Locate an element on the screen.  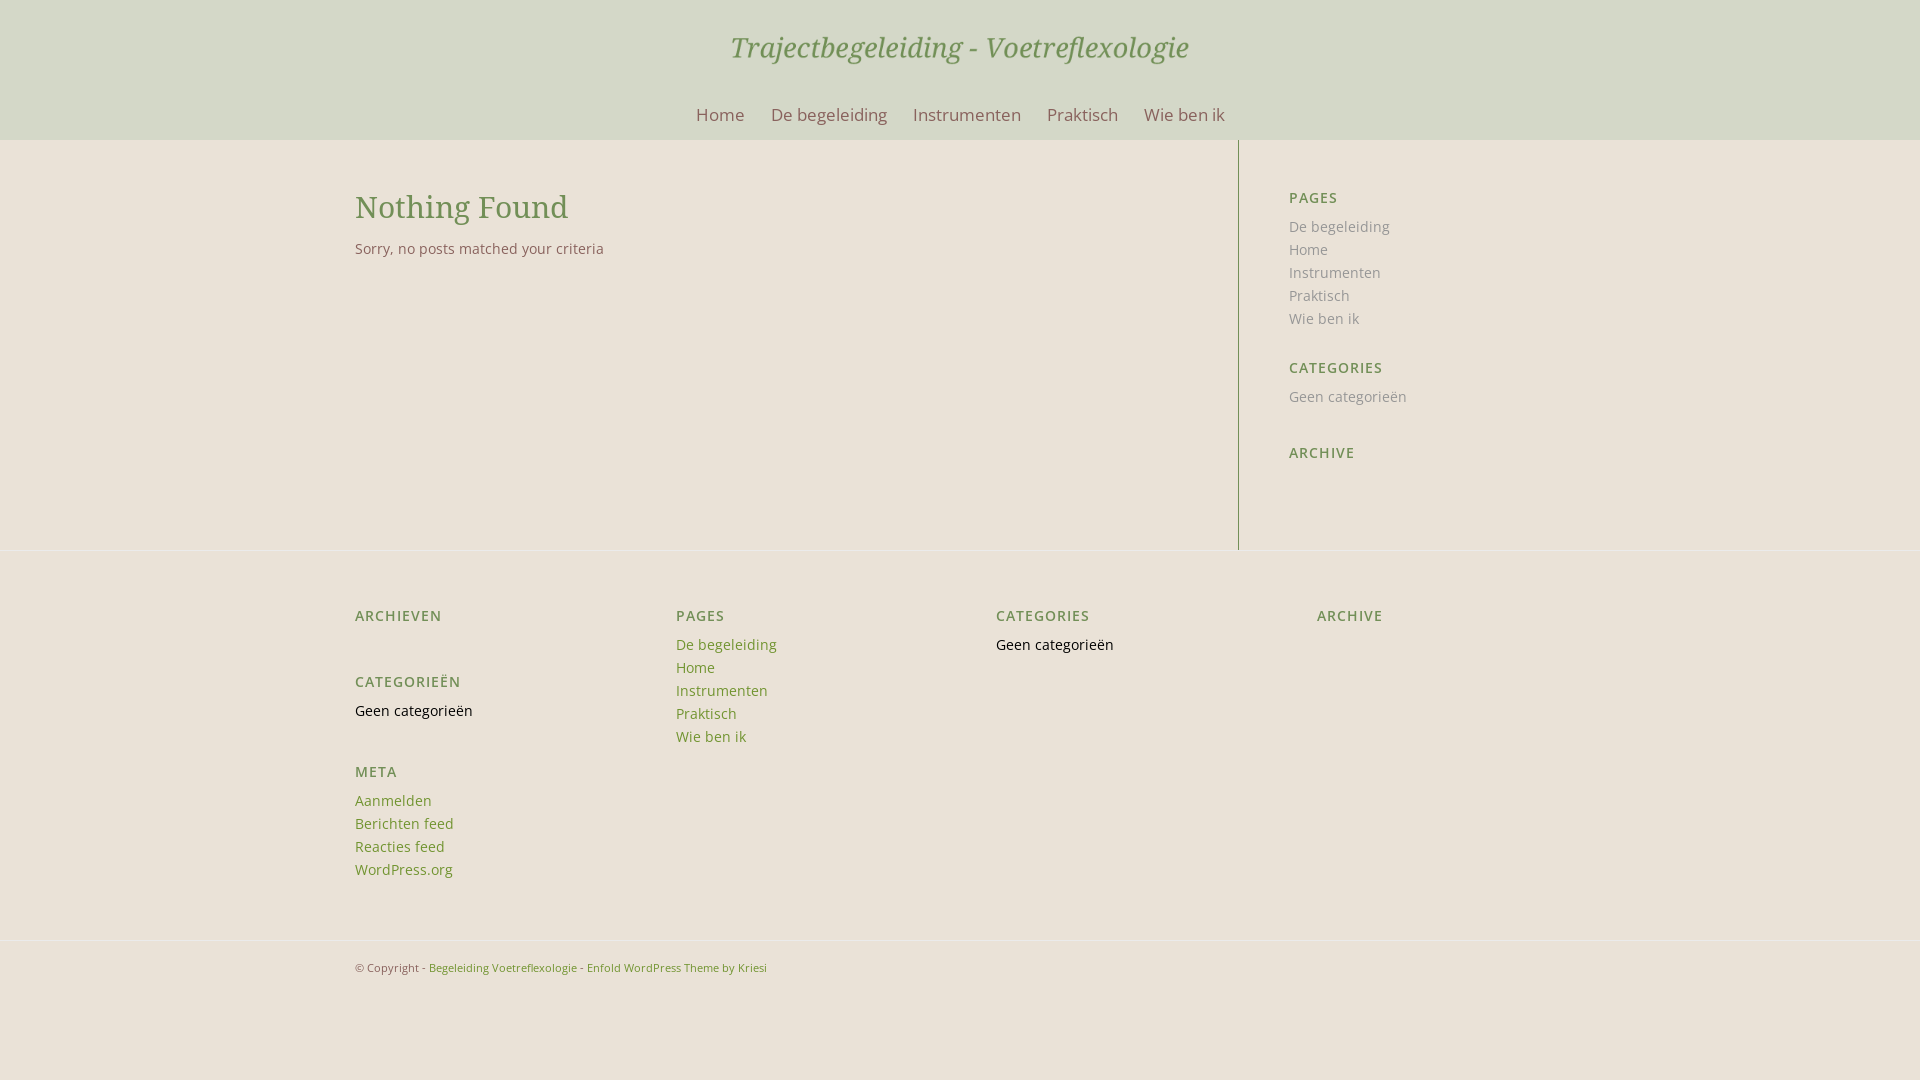
'Praktisch' is located at coordinates (706, 712).